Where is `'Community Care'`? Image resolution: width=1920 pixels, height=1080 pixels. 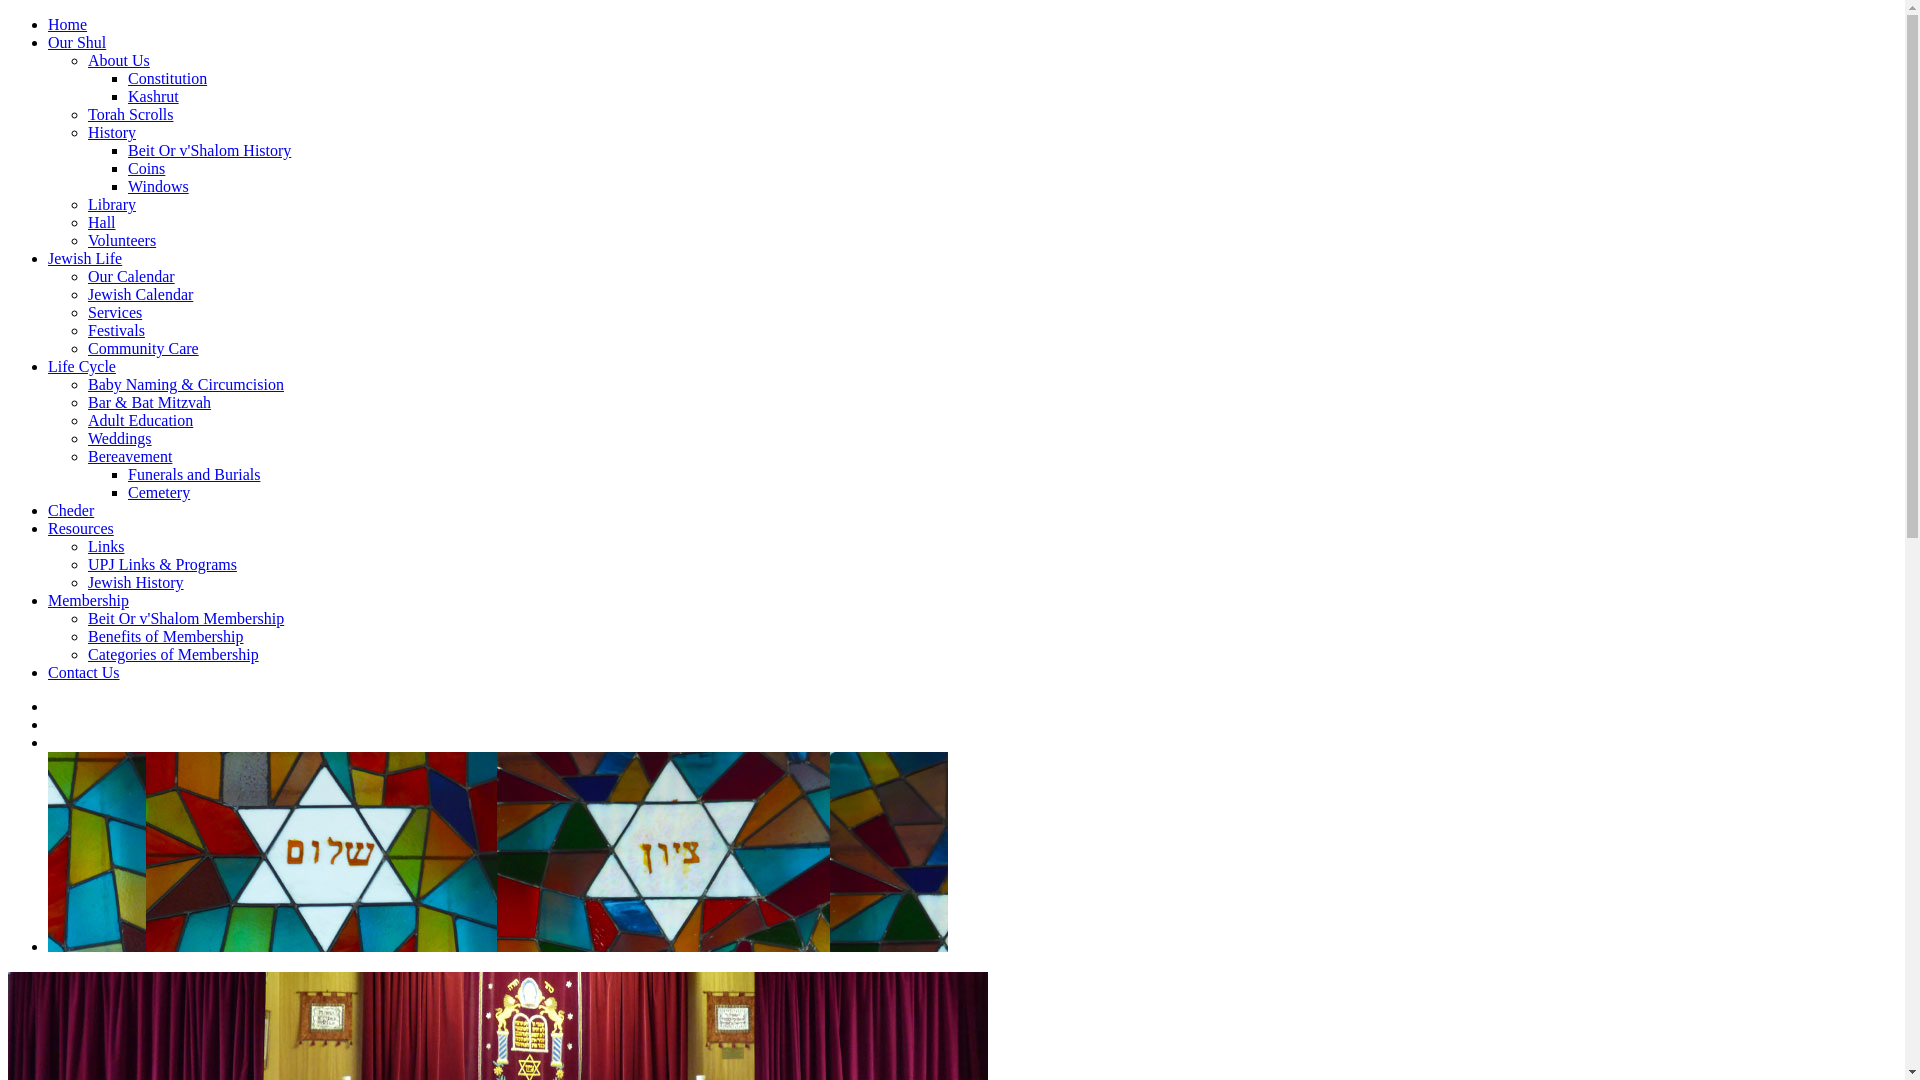
'Community Care' is located at coordinates (86, 347).